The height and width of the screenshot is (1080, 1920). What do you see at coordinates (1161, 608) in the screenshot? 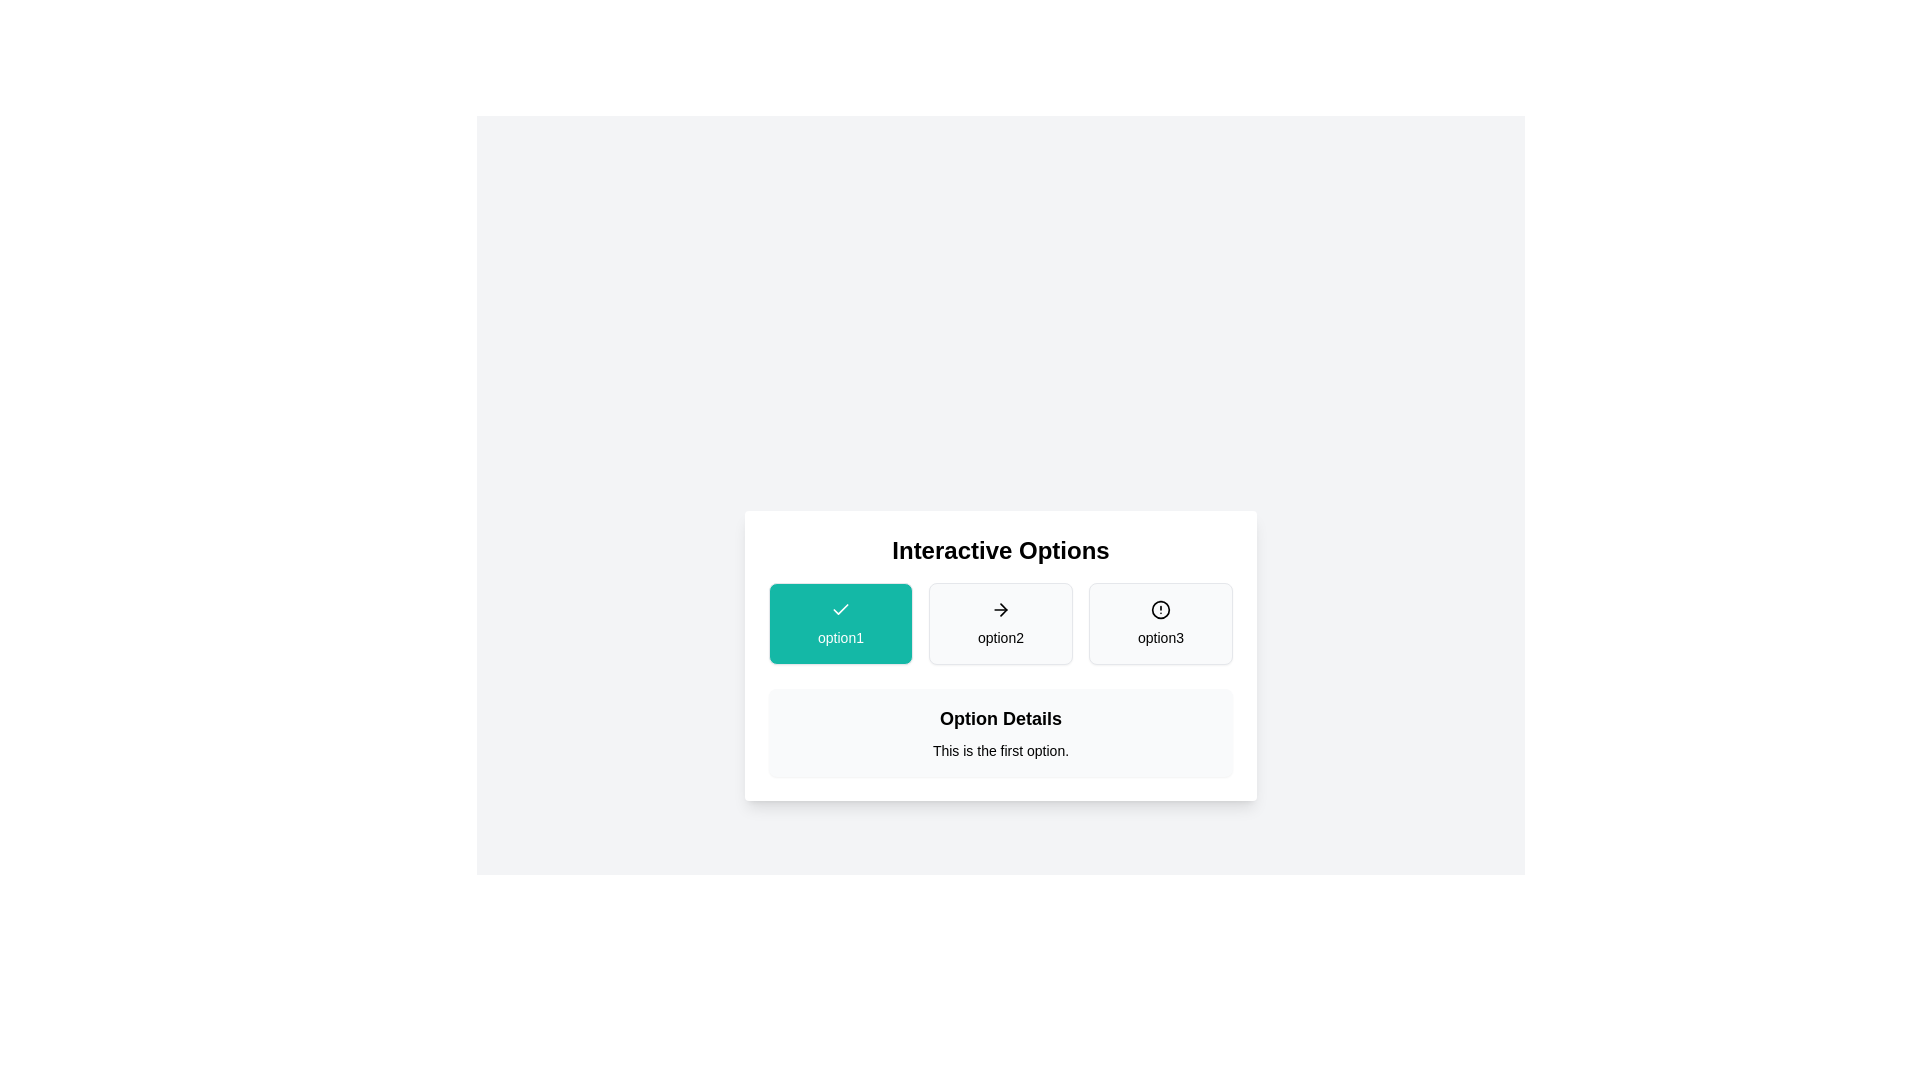
I see `the visual state of the filled circular shape, which is the innermost layer of the SVG warning icon located within the 'option3' of the 'Interactive Options' group` at bounding box center [1161, 608].